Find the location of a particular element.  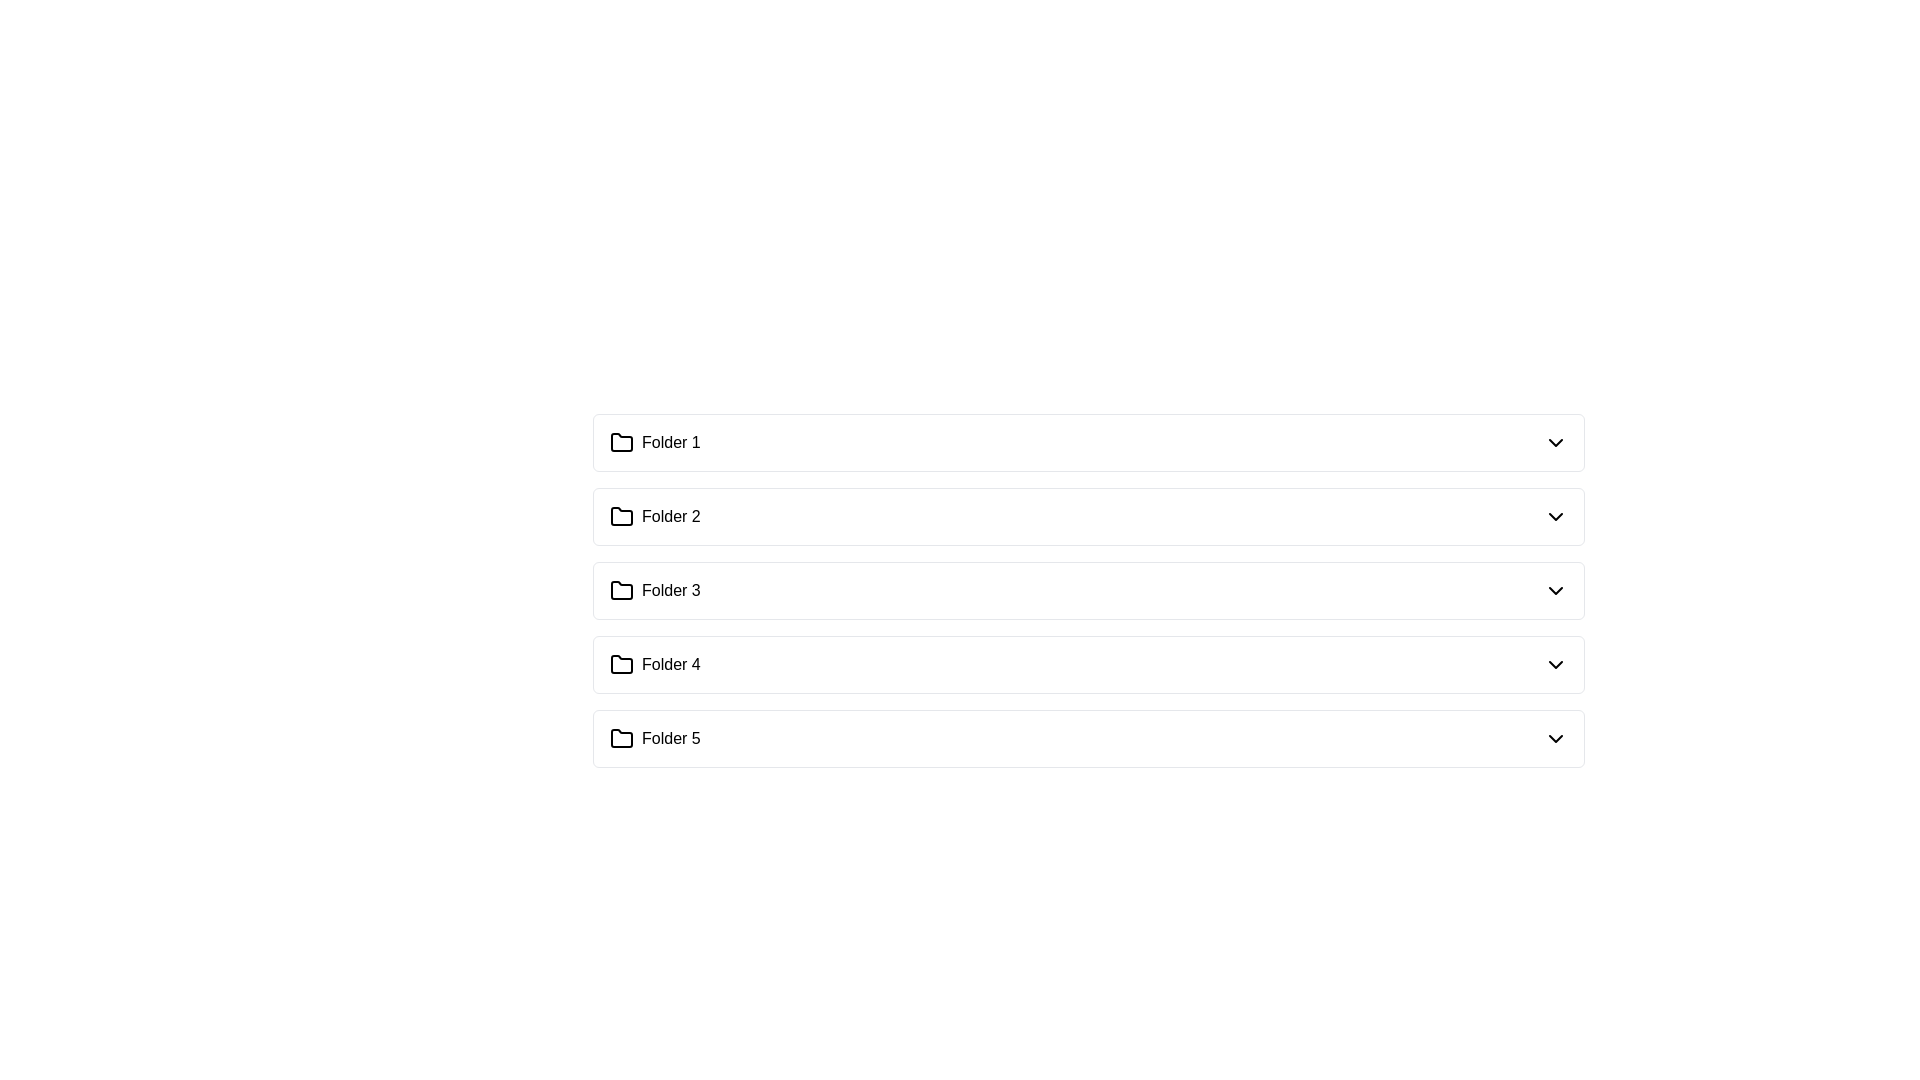

the folder icon representing 'Folder 2' is located at coordinates (621, 515).